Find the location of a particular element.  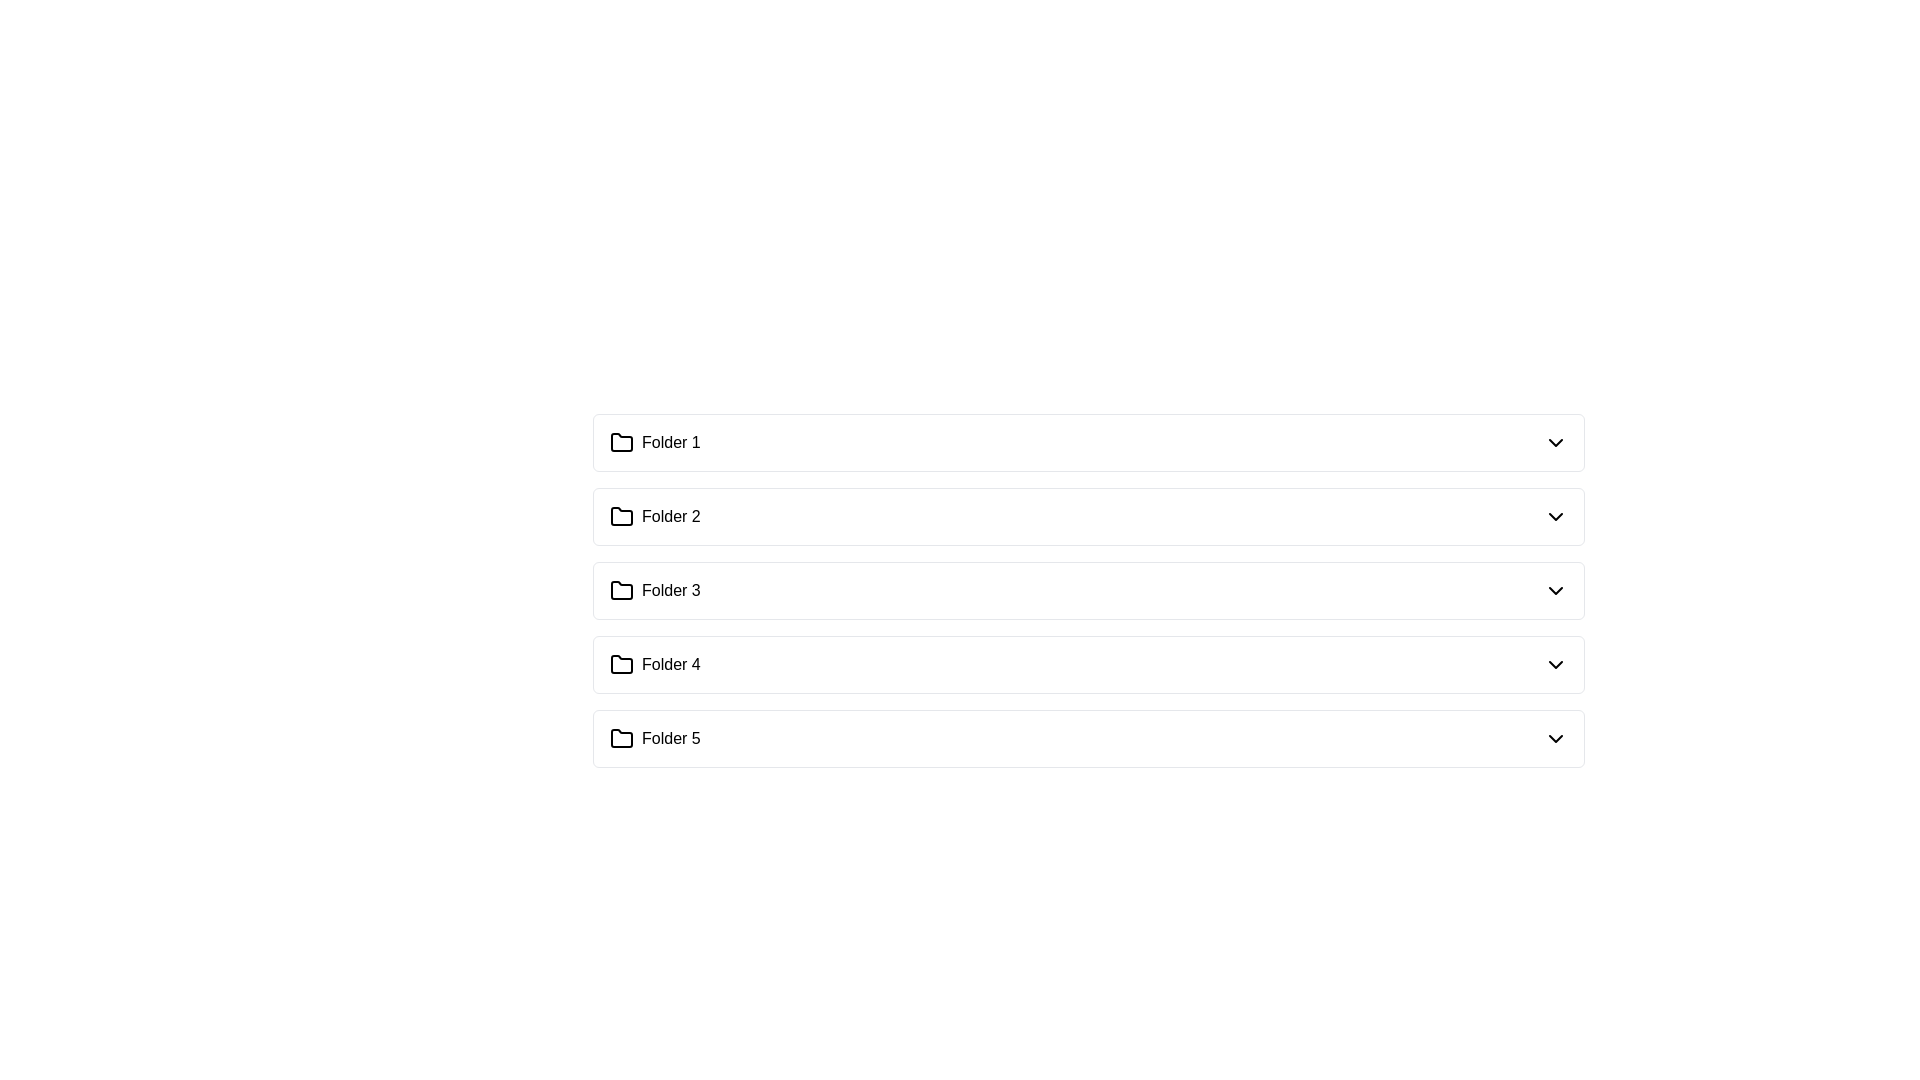

the folder icon representing 'Folder 2' is located at coordinates (621, 515).